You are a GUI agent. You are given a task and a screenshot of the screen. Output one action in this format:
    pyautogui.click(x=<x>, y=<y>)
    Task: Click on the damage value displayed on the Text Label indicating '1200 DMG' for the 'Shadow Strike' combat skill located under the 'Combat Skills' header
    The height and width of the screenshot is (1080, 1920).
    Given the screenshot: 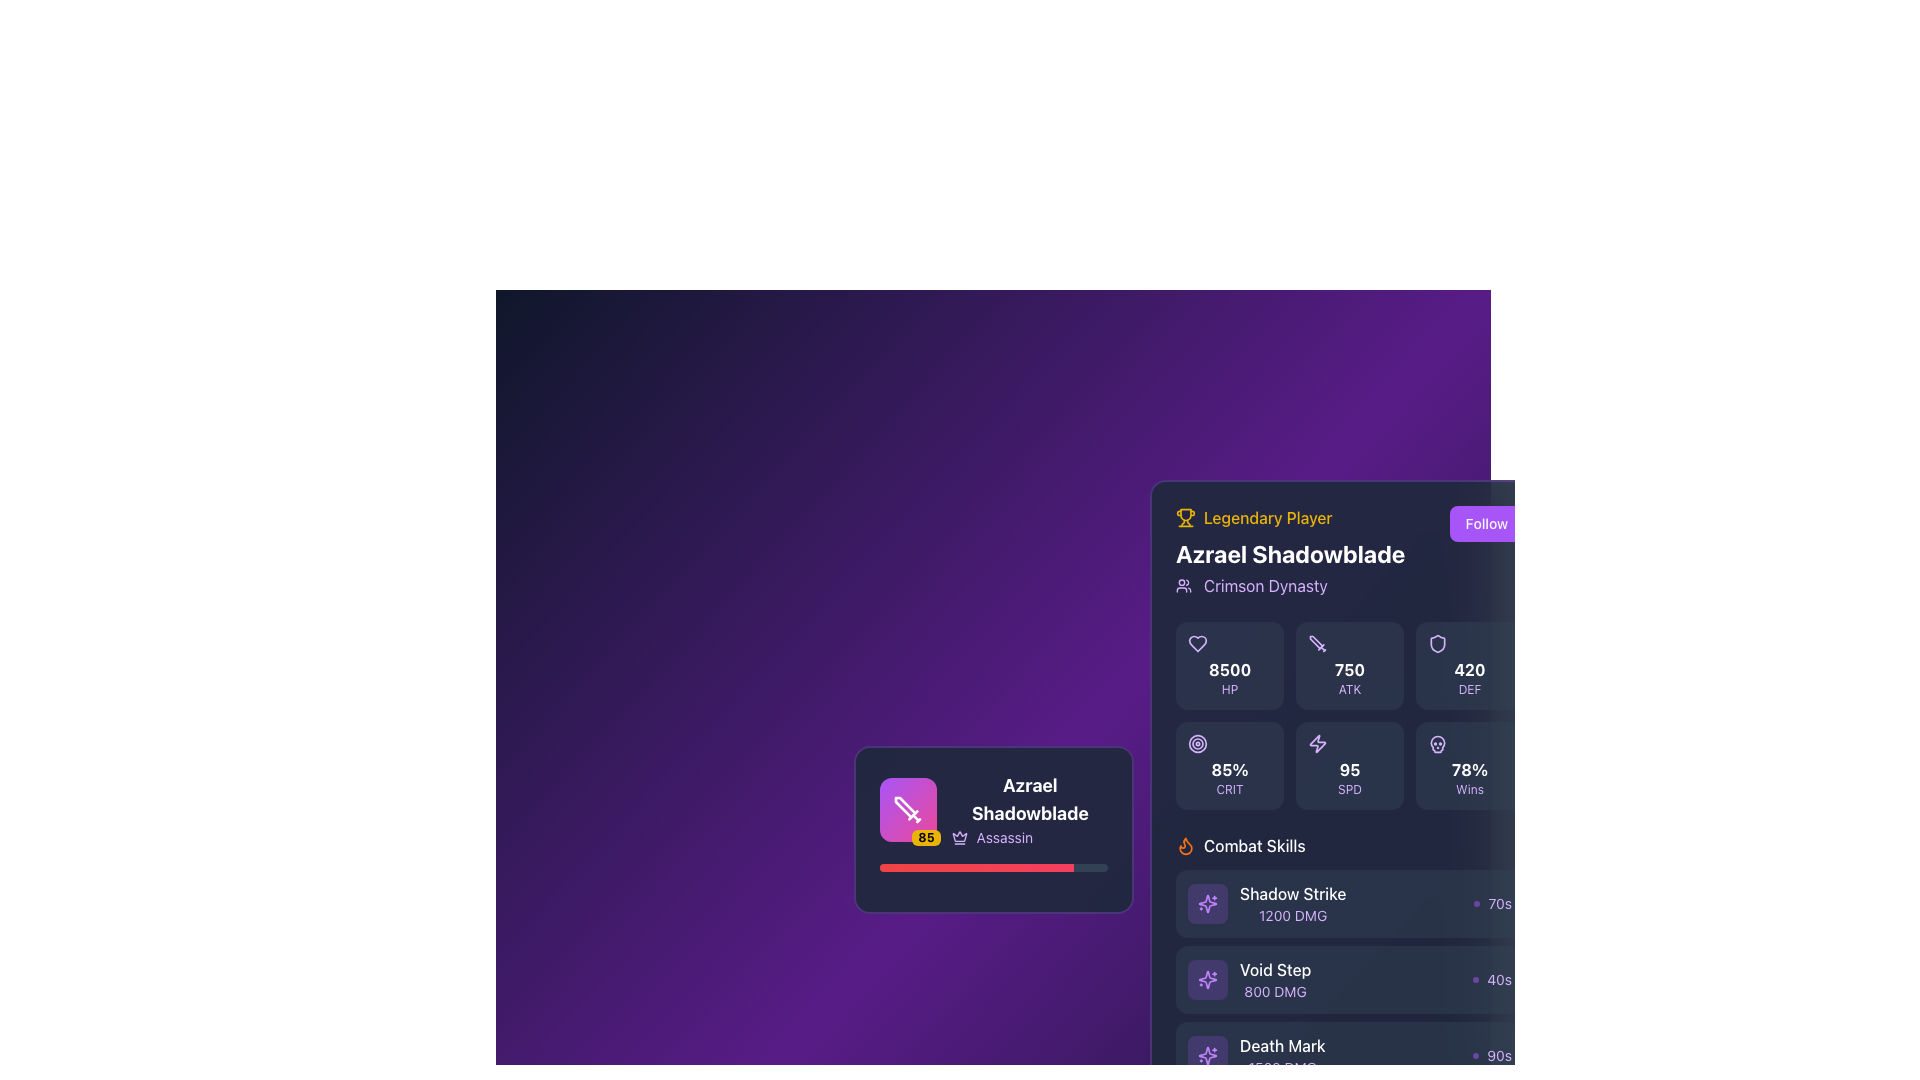 What is the action you would take?
    pyautogui.click(x=1292, y=915)
    